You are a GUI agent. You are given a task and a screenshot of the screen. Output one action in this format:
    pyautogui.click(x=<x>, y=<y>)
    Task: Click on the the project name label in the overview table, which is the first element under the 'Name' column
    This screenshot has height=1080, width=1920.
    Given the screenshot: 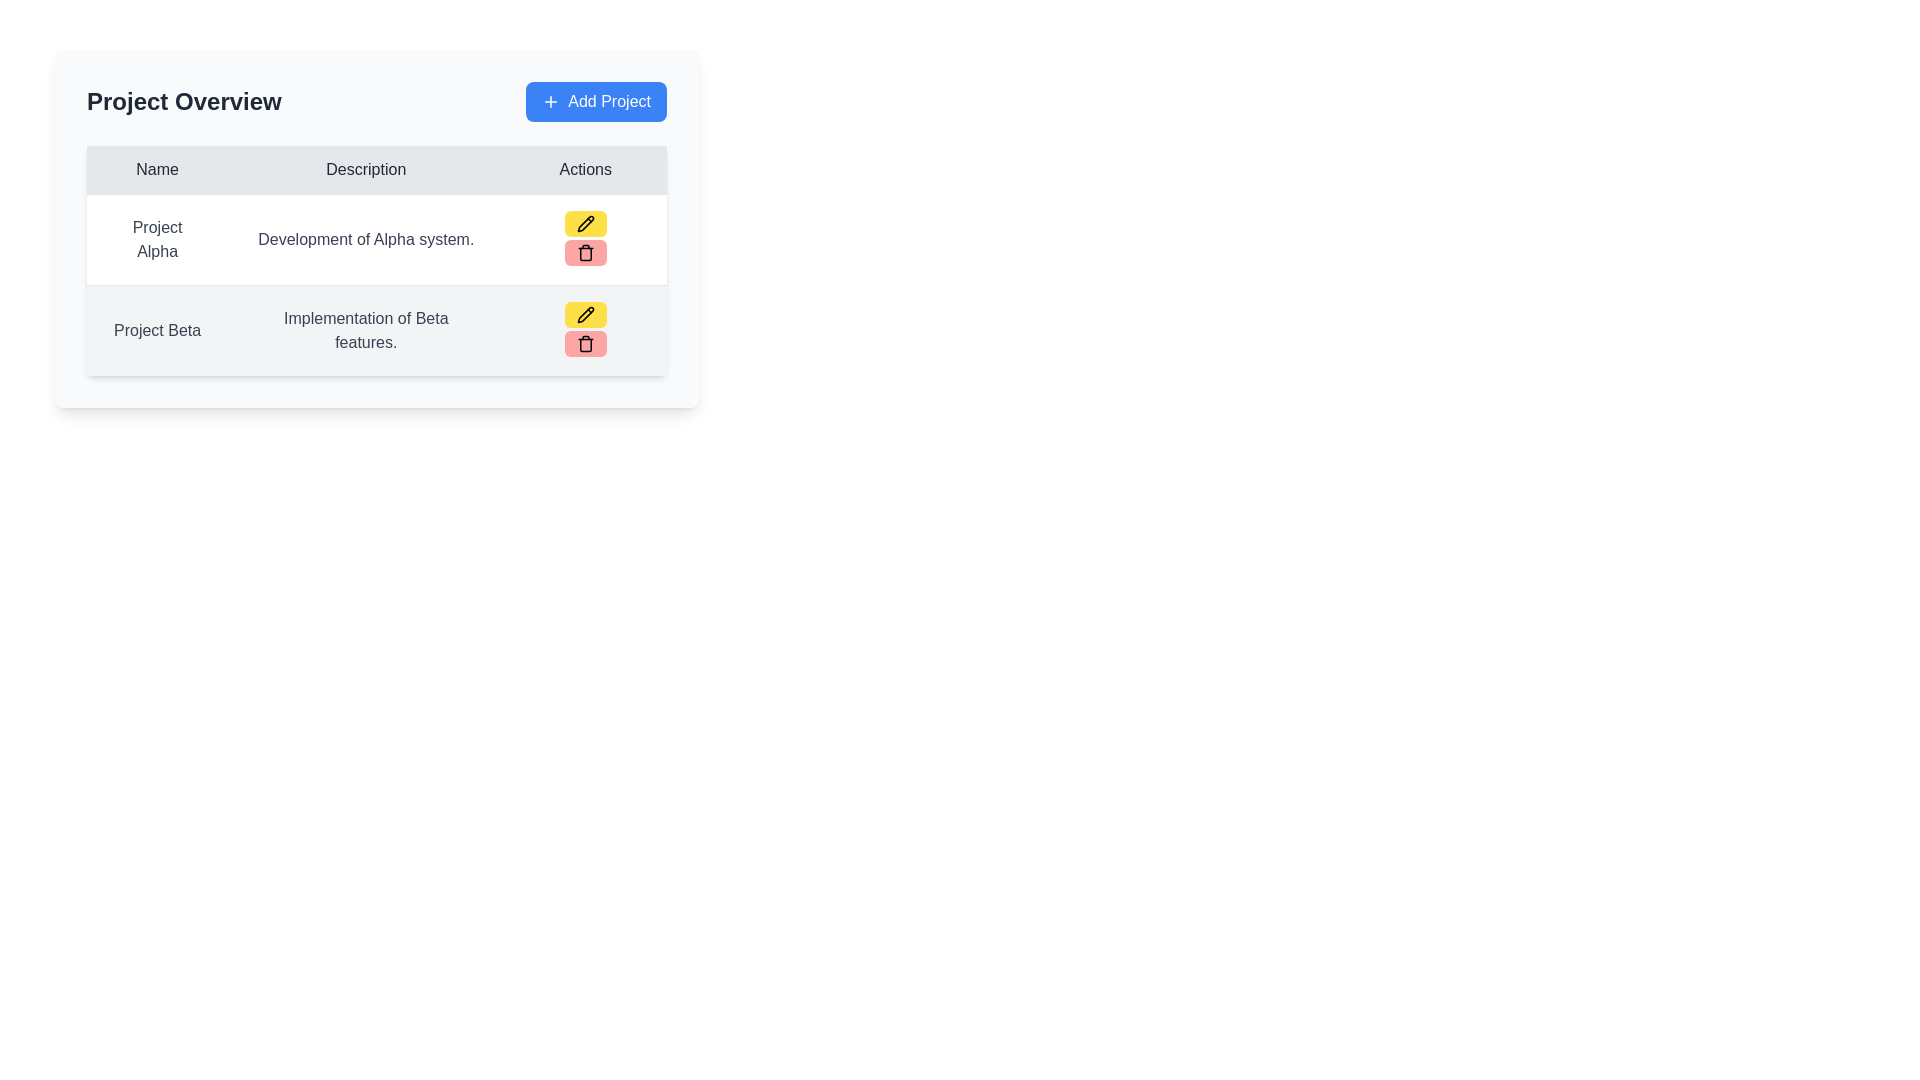 What is the action you would take?
    pyautogui.click(x=156, y=238)
    